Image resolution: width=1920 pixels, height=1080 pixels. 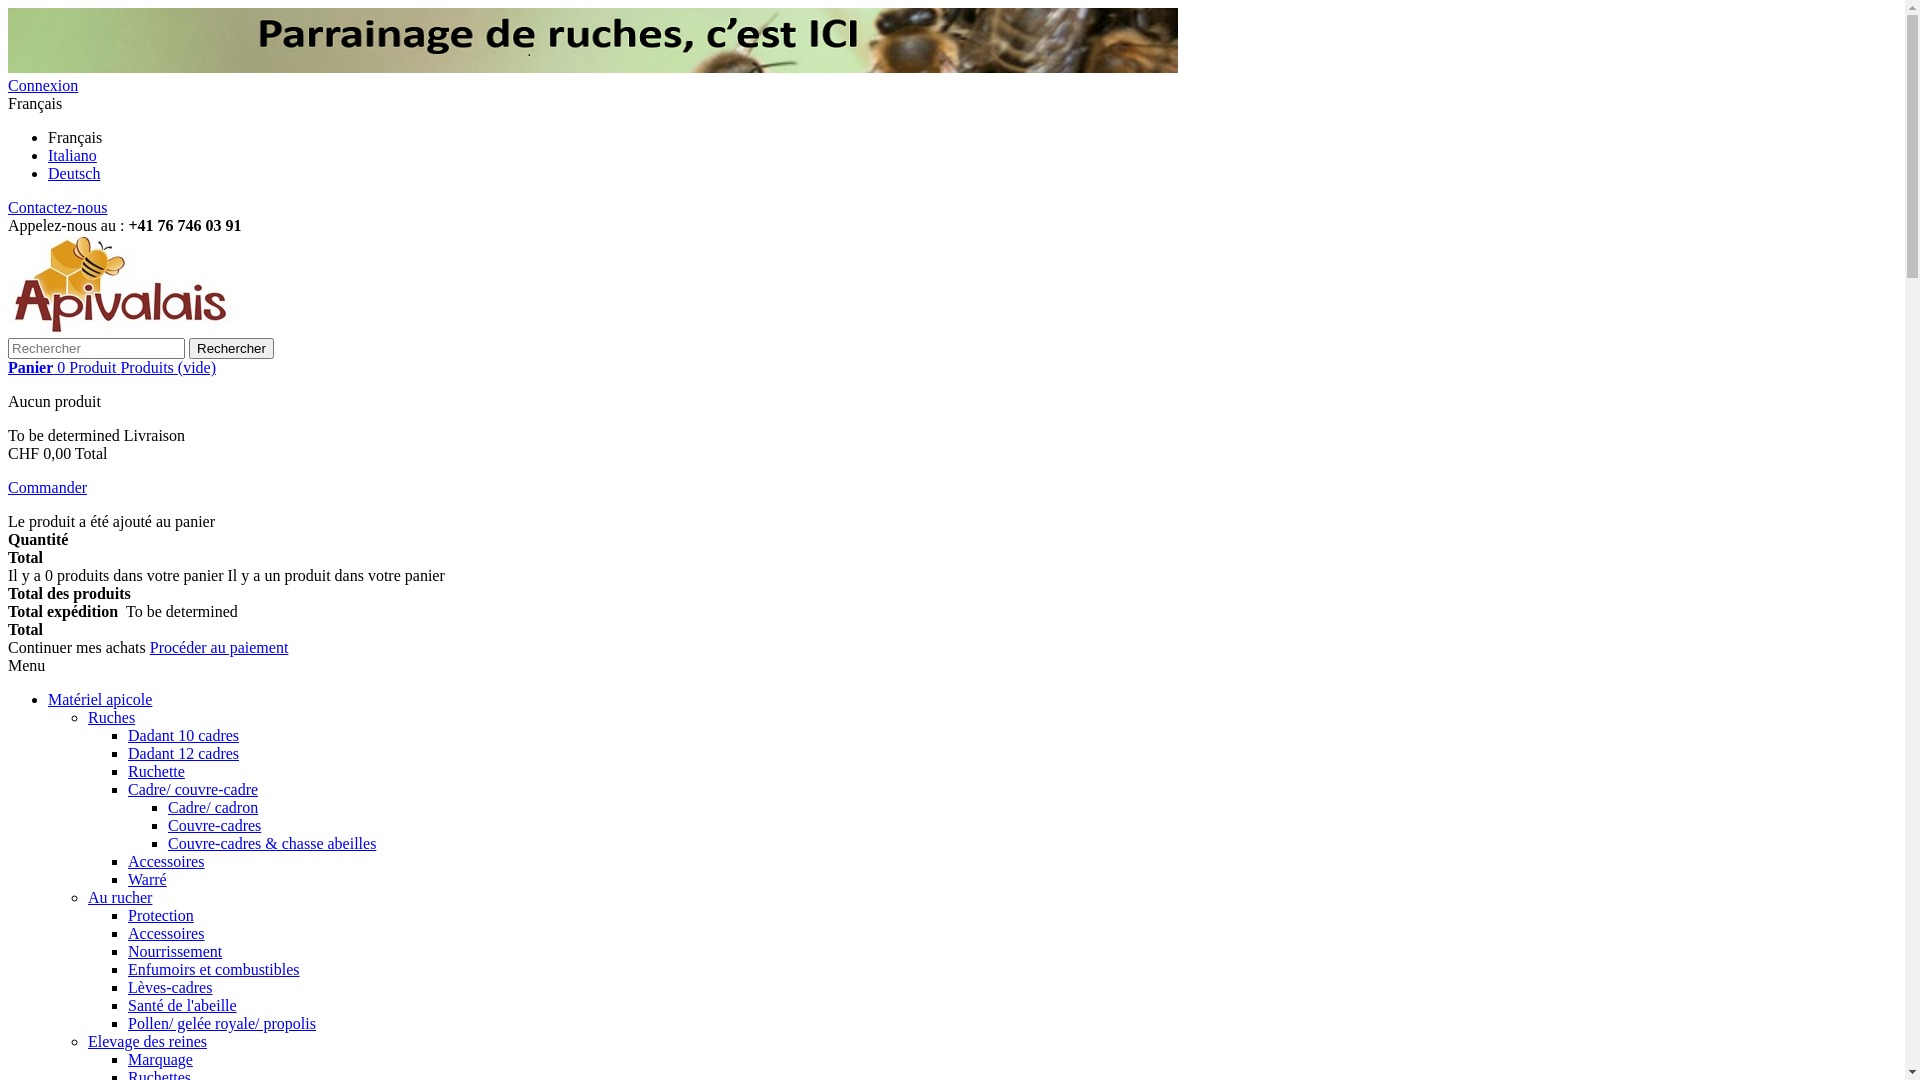 I want to click on 'Contactez-nous', so click(x=57, y=207).